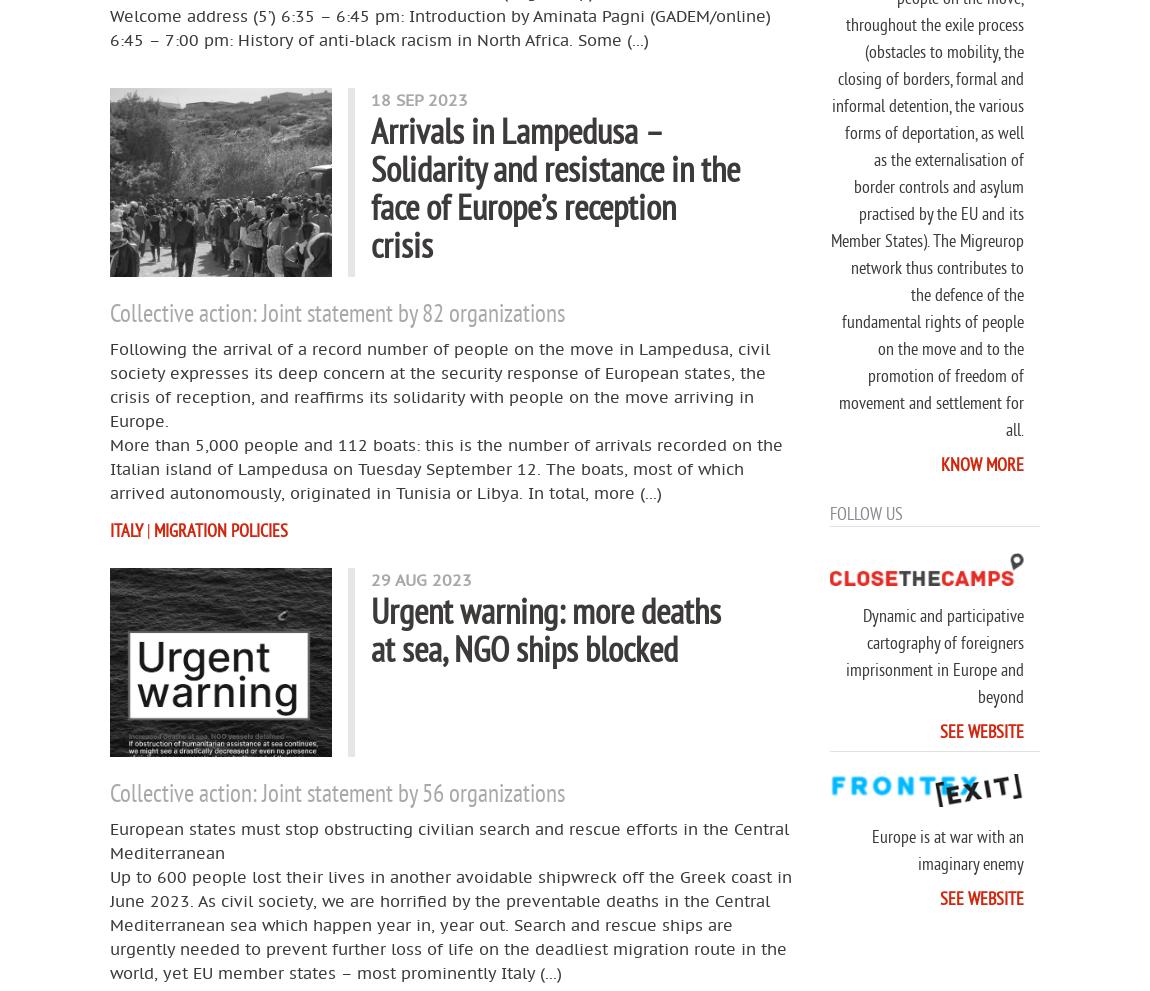 The image size is (1150, 991). Describe the element at coordinates (546, 628) in the screenshot. I see `'Urgent warning: more deaths at sea, NGO ships blocked'` at that location.